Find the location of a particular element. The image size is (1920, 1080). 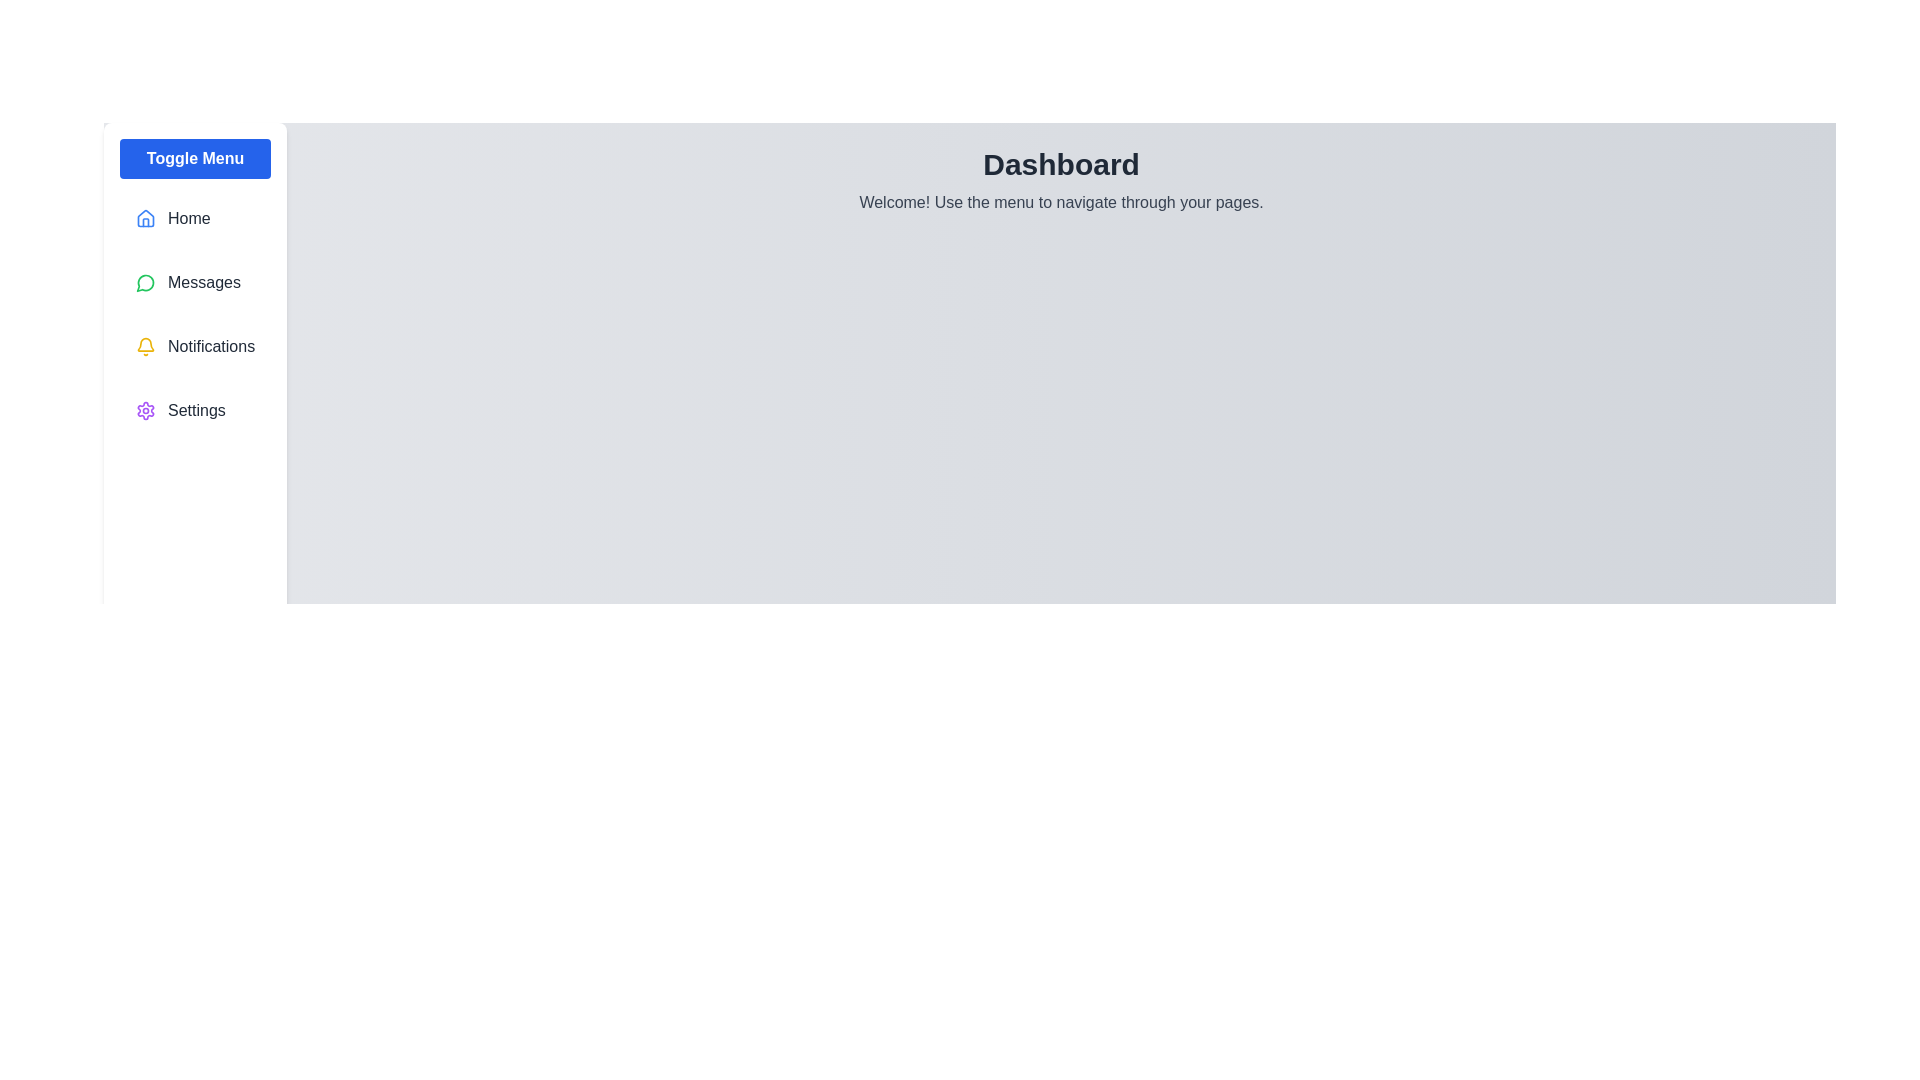

the menu item Notifications in the sidebar is located at coordinates (195, 346).